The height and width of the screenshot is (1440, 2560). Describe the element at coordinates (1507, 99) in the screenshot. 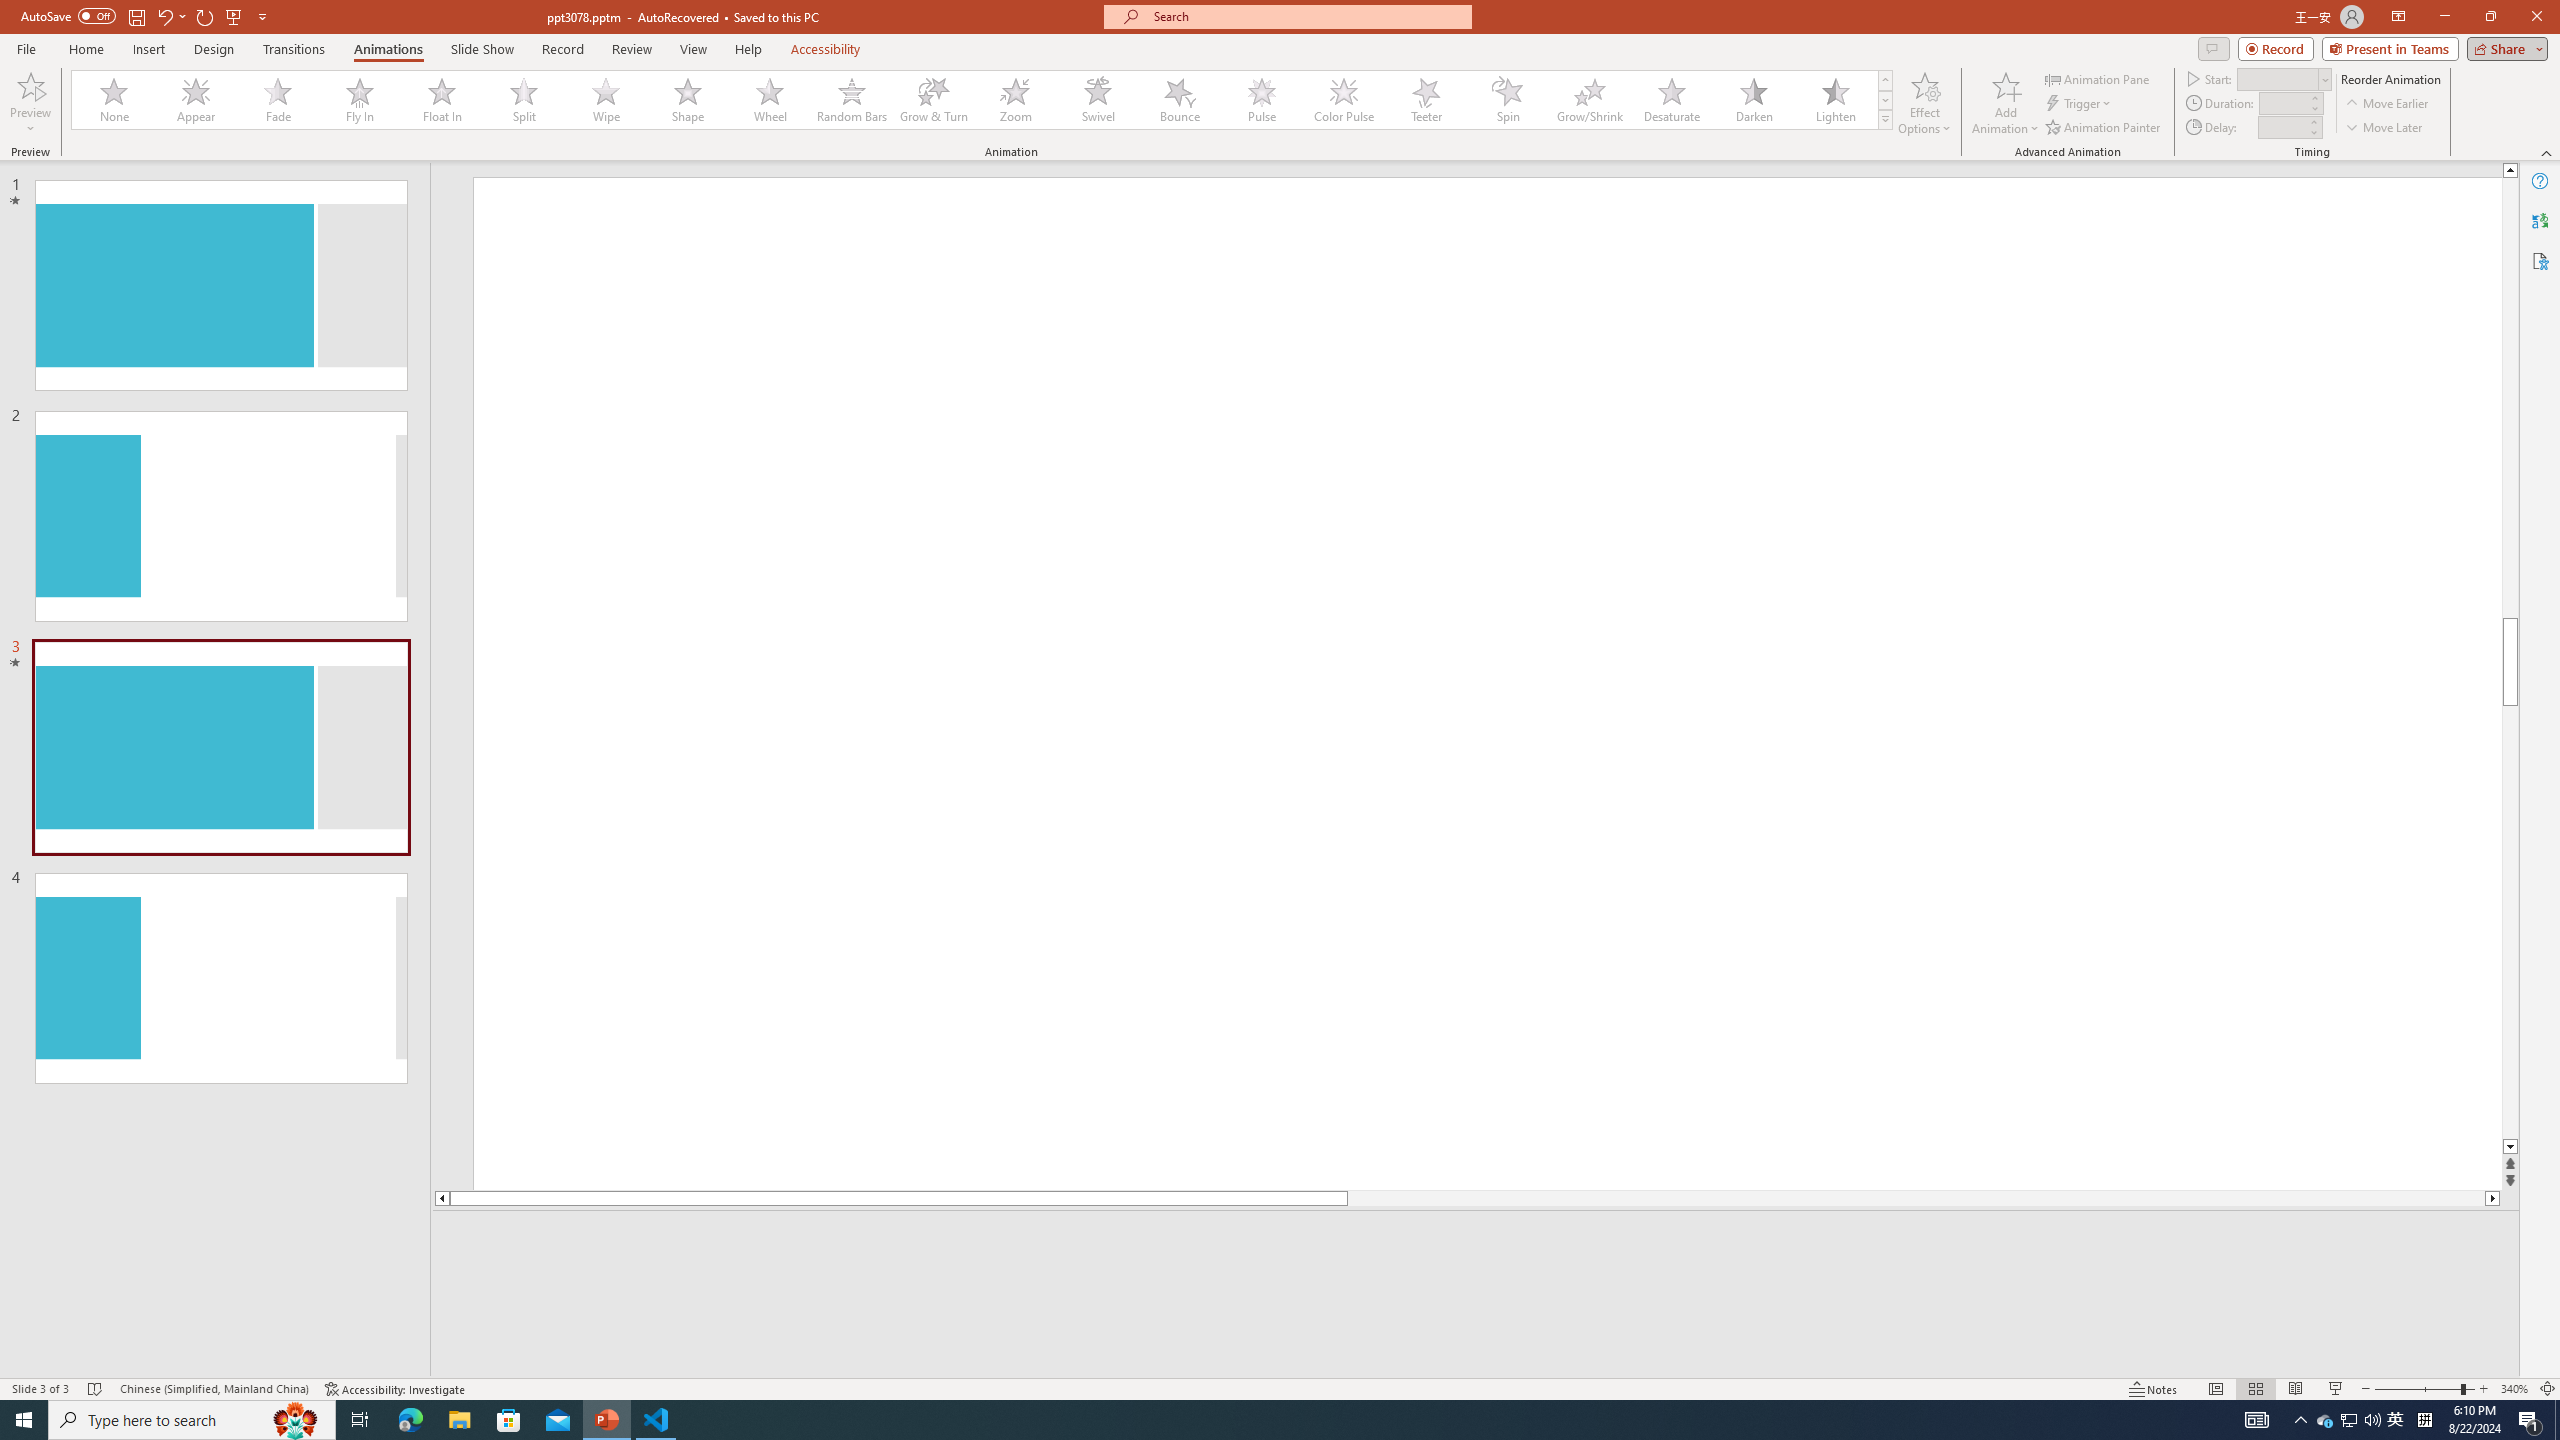

I see `'Spin'` at that location.